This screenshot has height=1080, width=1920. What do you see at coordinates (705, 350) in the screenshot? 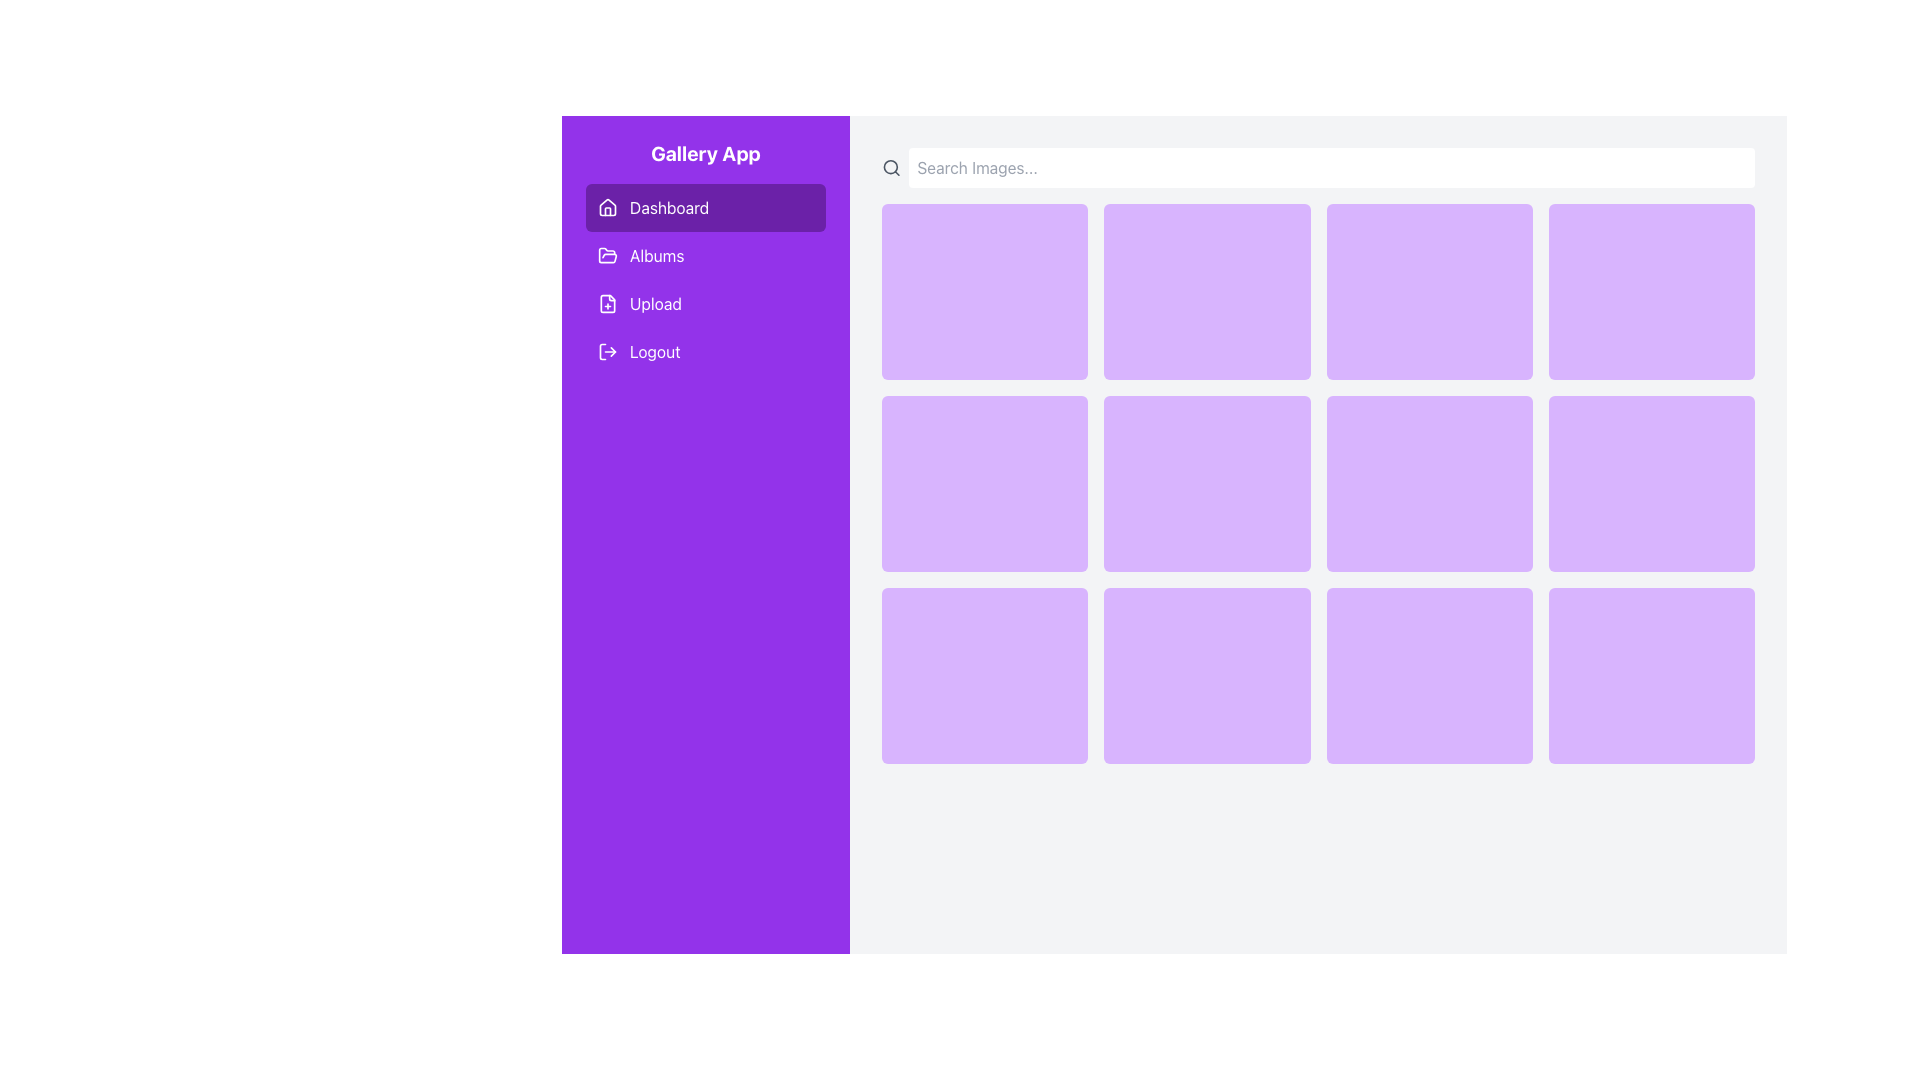
I see `the logout button, which is the fourth item in the vertical list of menu options on the left sidebar, located below the 'Upload' button` at bounding box center [705, 350].